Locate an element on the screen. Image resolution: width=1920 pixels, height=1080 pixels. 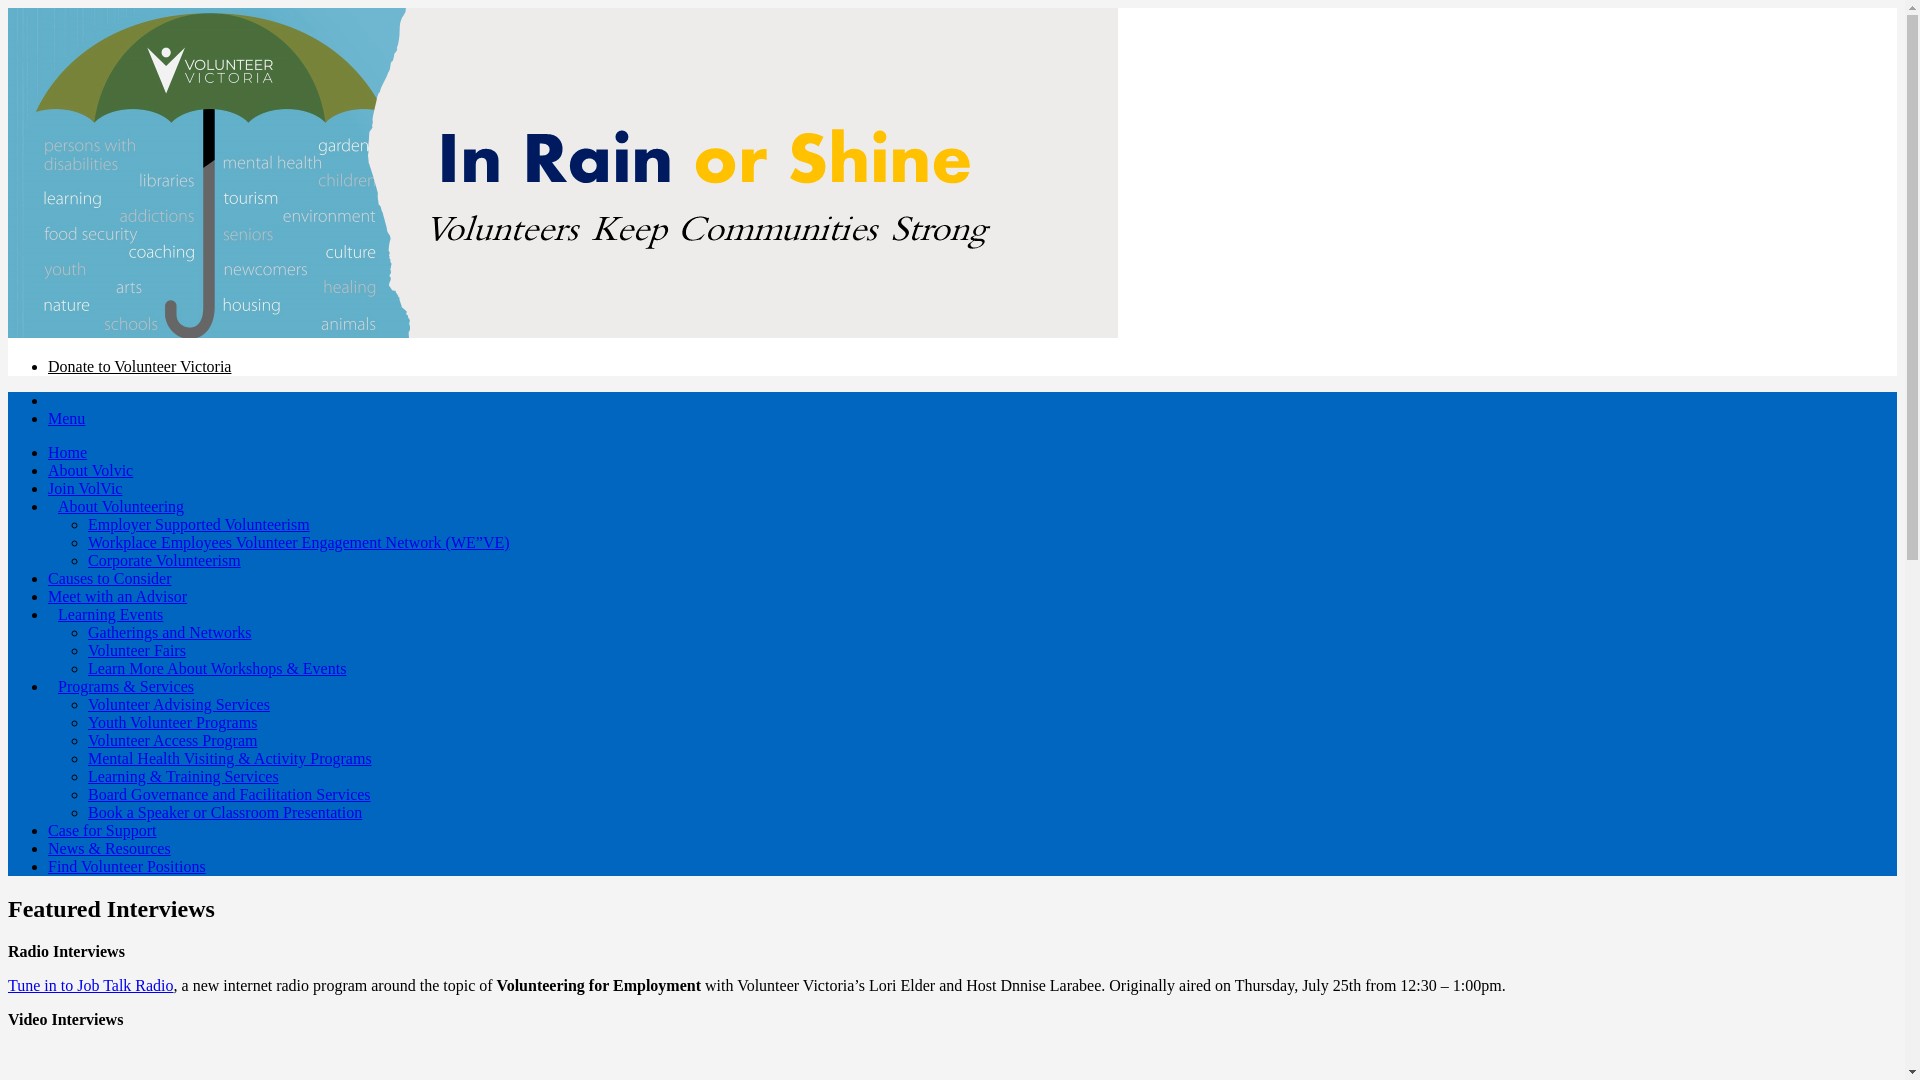
'Donate to Volunteer Victoria' is located at coordinates (138, 366).